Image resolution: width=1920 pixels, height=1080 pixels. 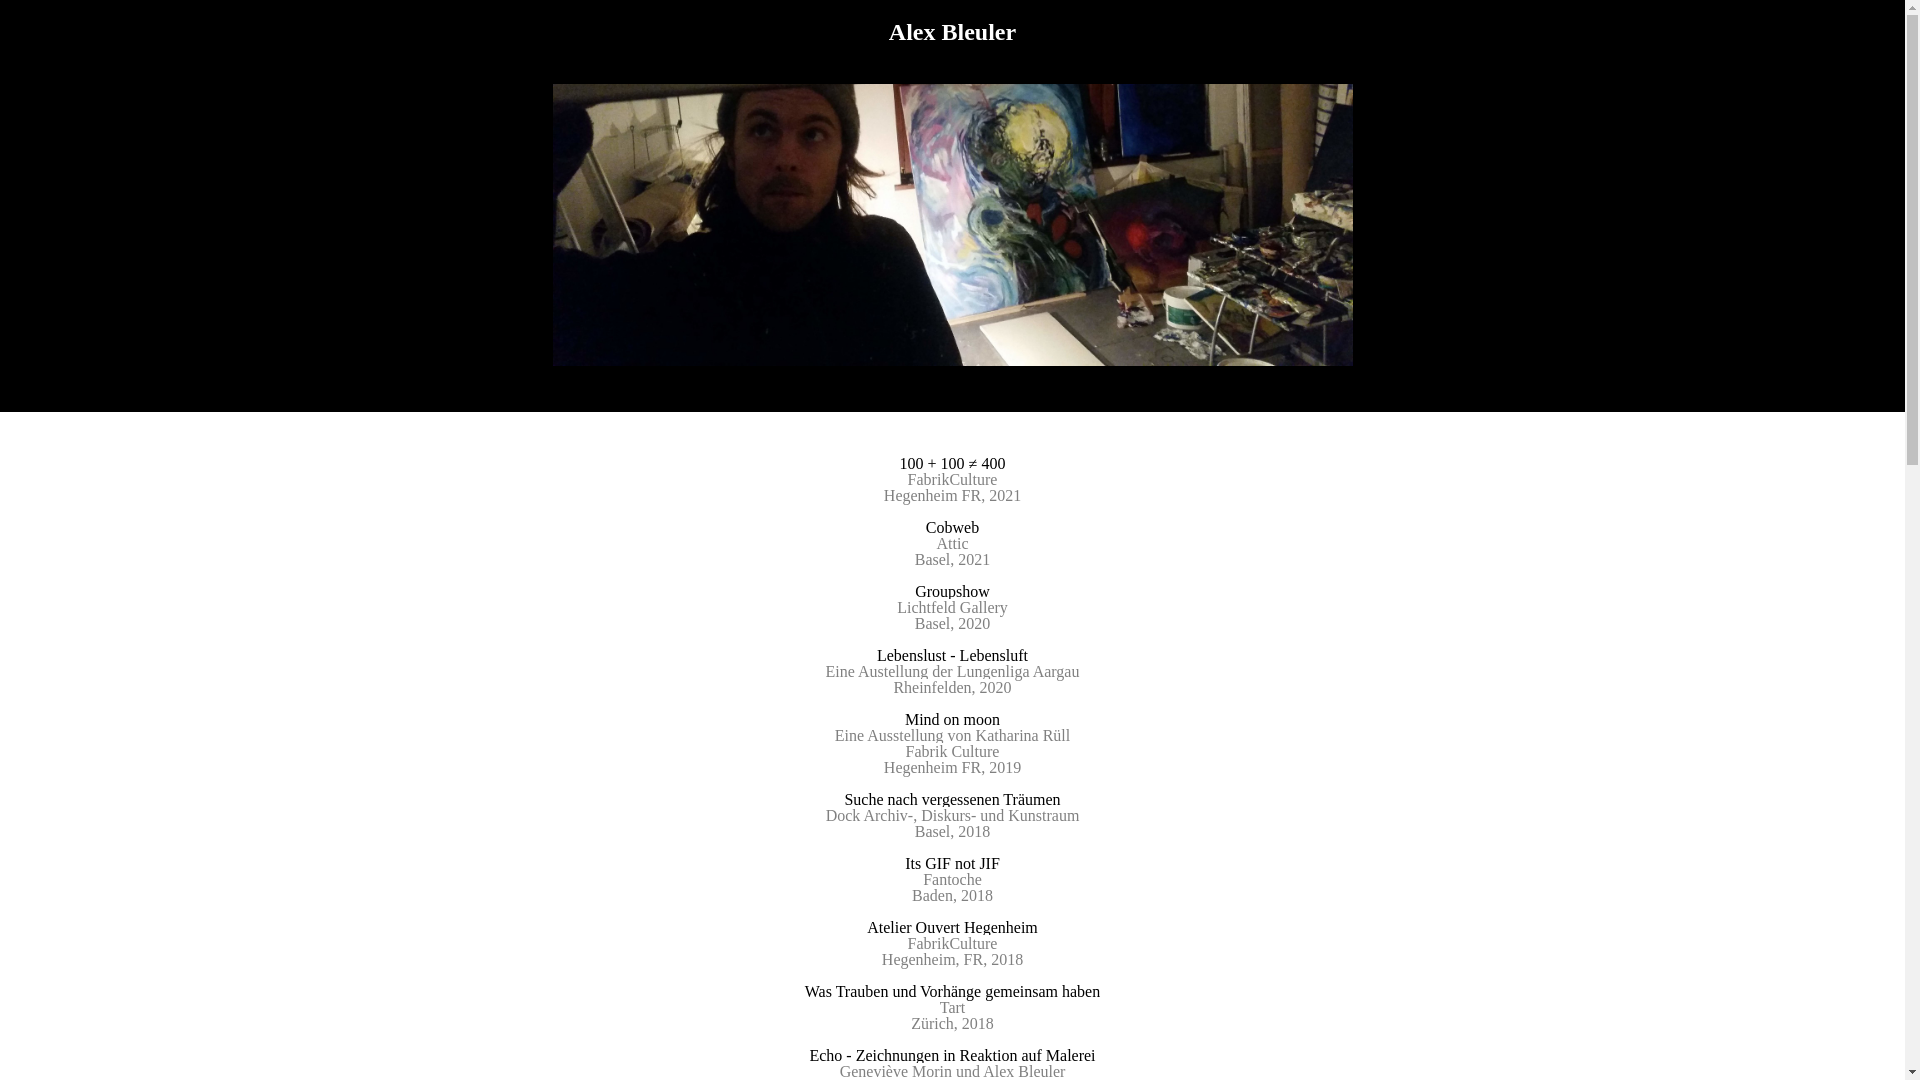 I want to click on 'Attic', so click(x=950, y=543).